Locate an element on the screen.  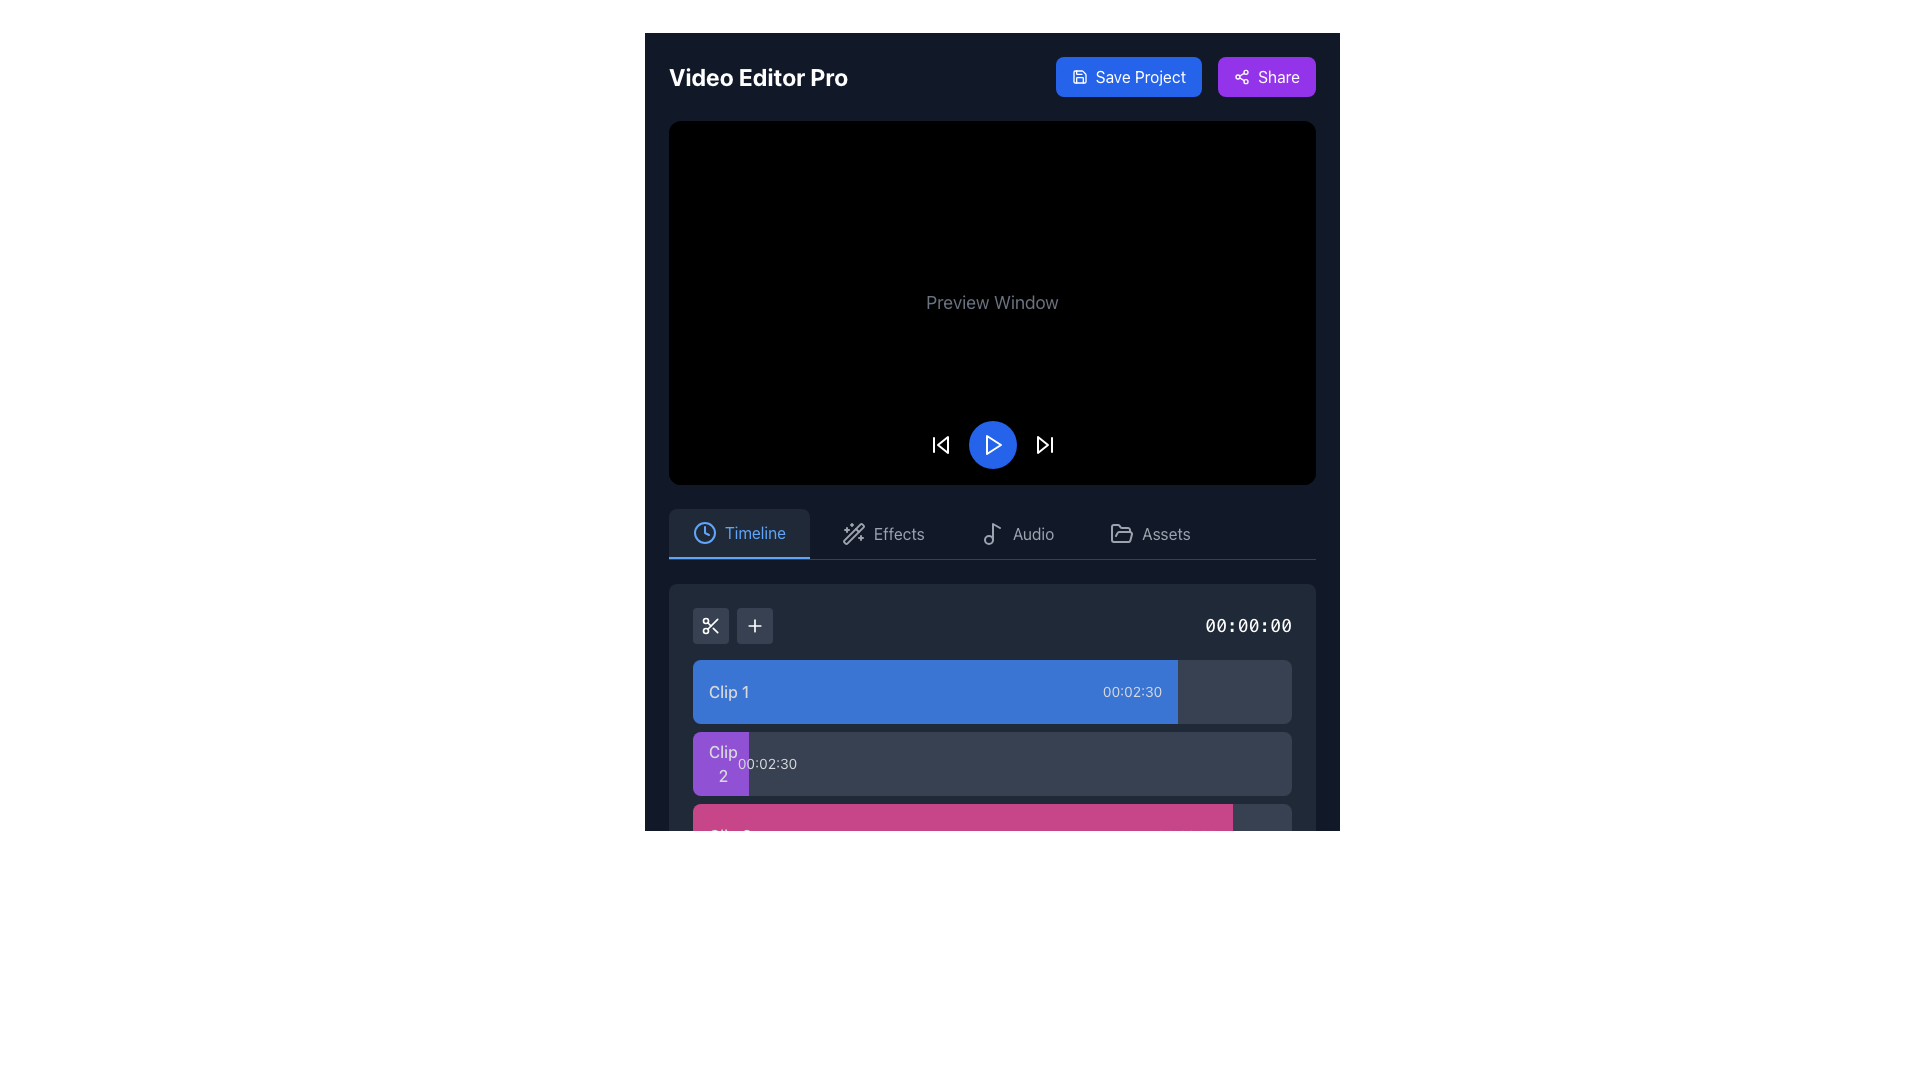
the square-shaped button with a '+' icon in the center, located in the timeline section to the right of the scissor-shaped button, to observe its hover effect is located at coordinates (753, 623).